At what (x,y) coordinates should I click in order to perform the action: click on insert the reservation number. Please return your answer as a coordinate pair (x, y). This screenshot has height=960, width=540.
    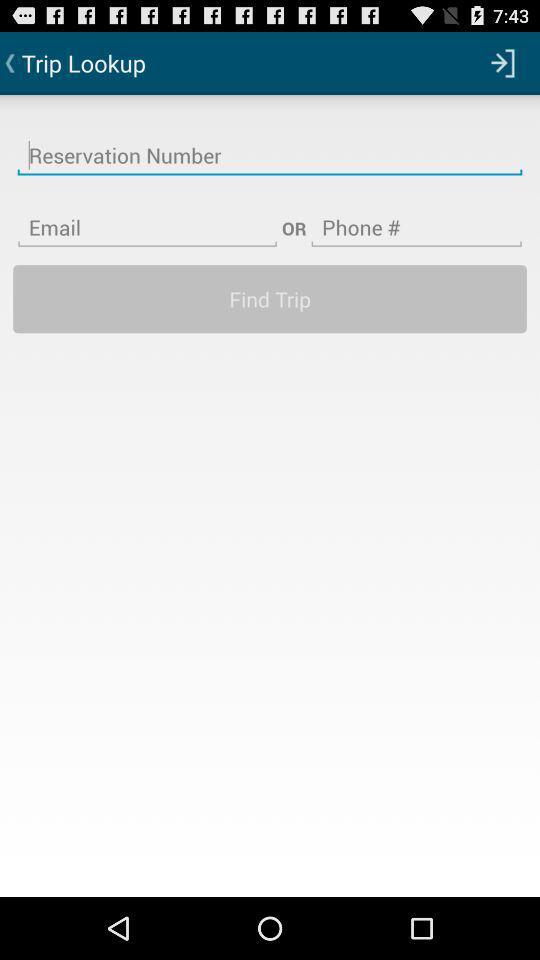
    Looking at the image, I should click on (270, 142).